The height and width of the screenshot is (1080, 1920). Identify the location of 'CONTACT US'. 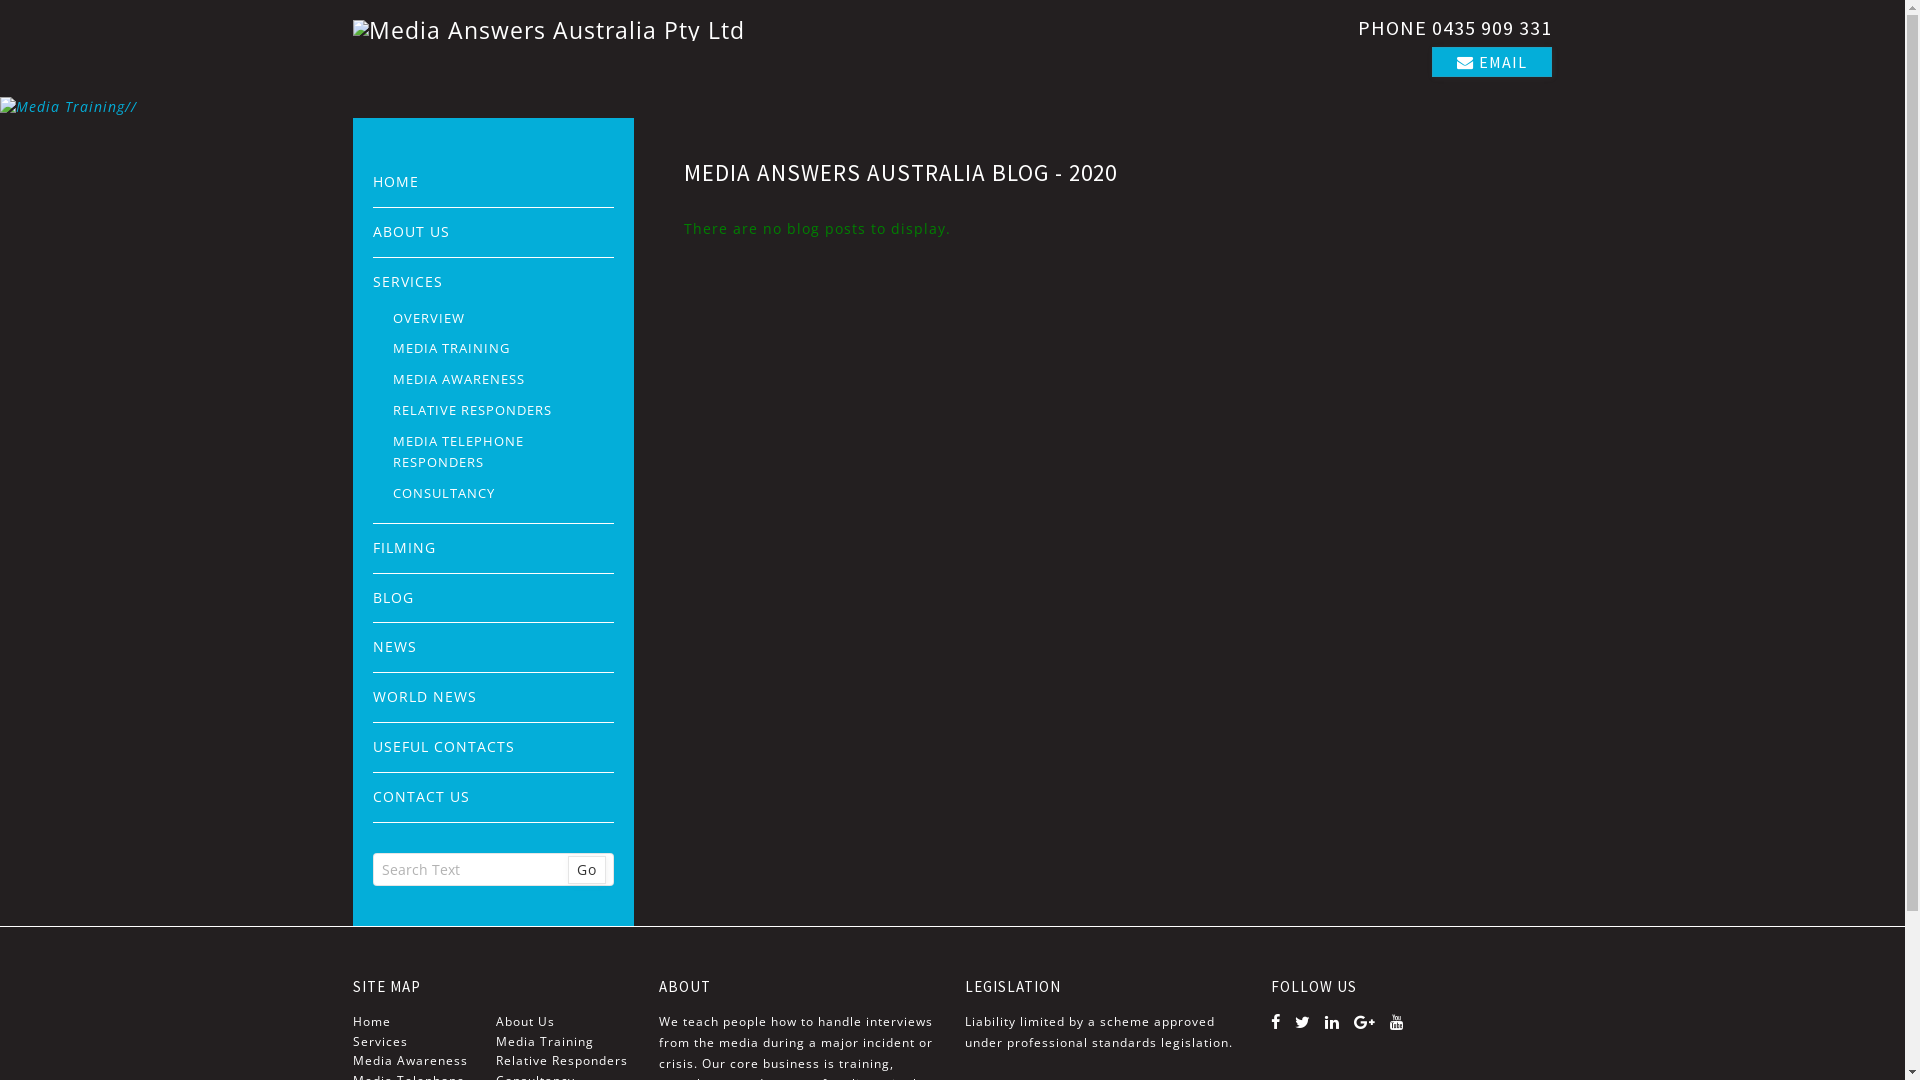
(493, 796).